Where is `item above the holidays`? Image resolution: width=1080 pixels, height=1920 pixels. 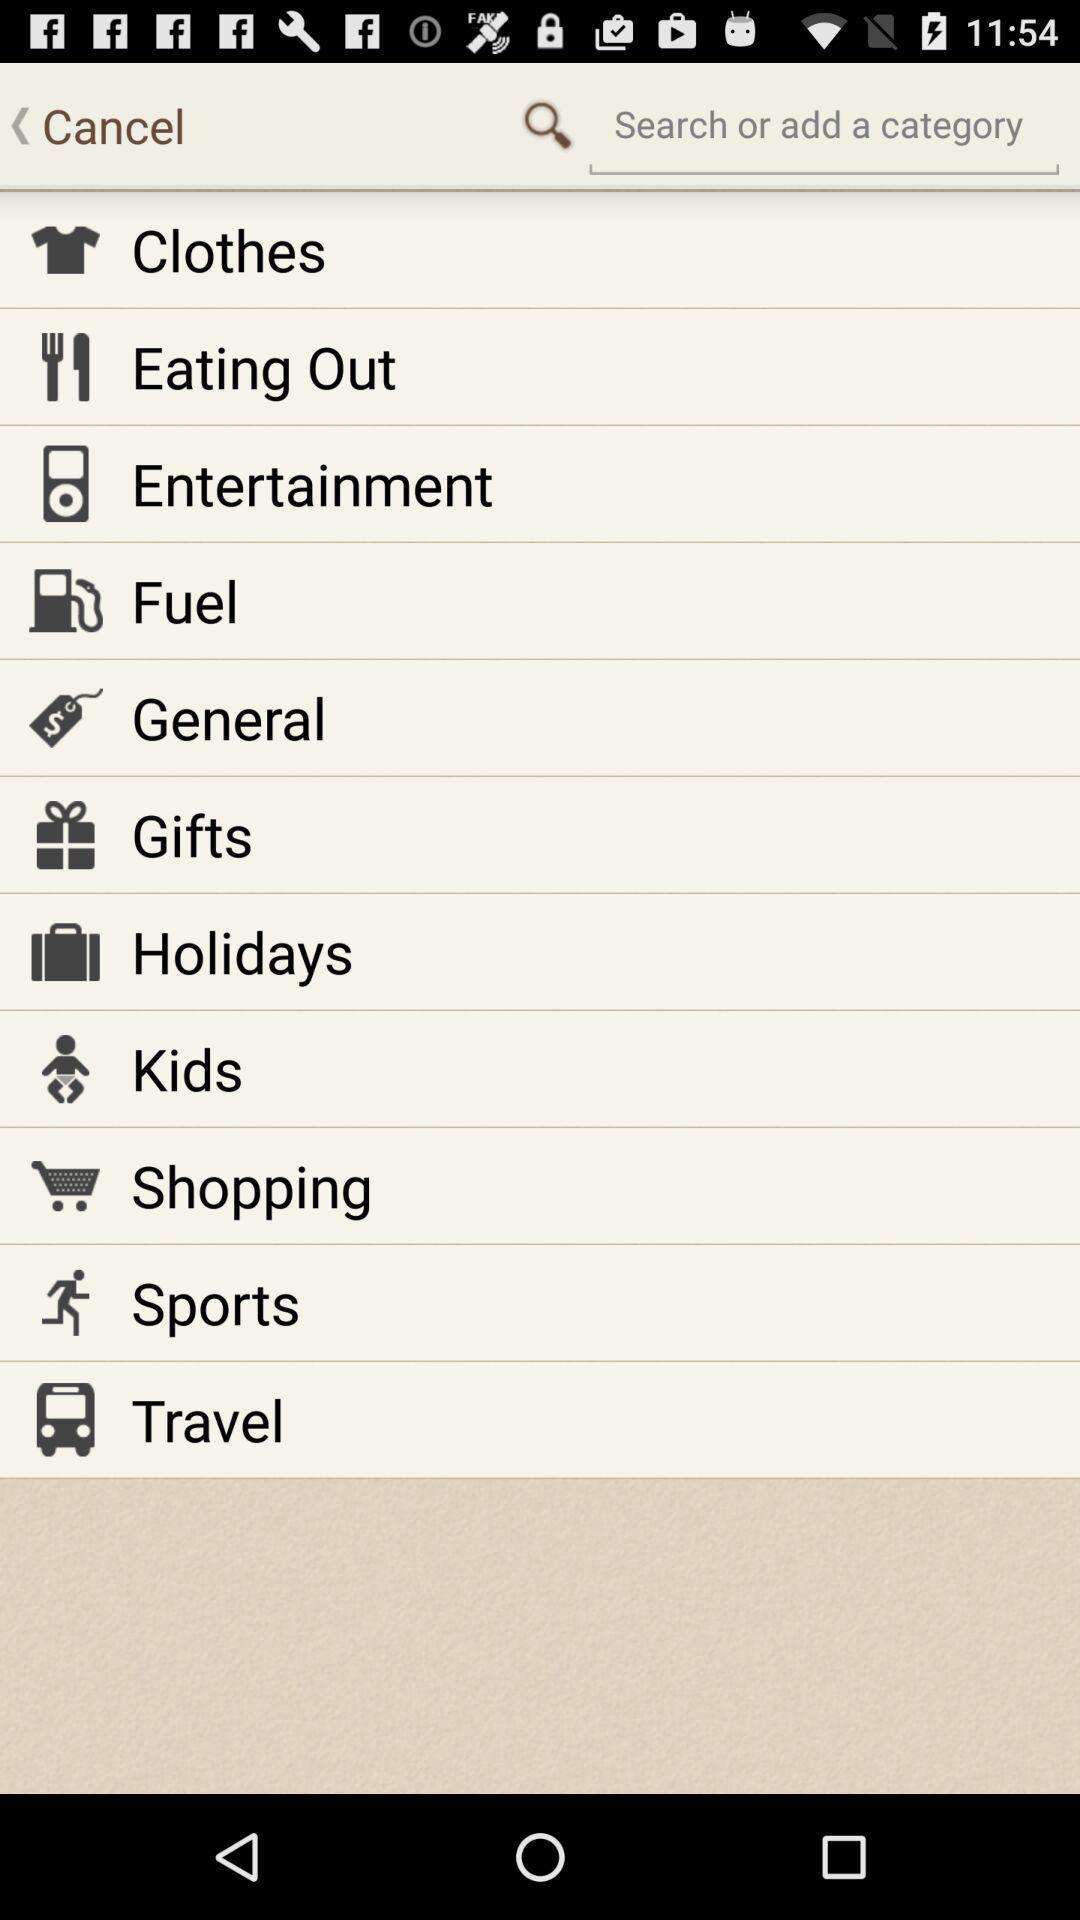 item above the holidays is located at coordinates (192, 834).